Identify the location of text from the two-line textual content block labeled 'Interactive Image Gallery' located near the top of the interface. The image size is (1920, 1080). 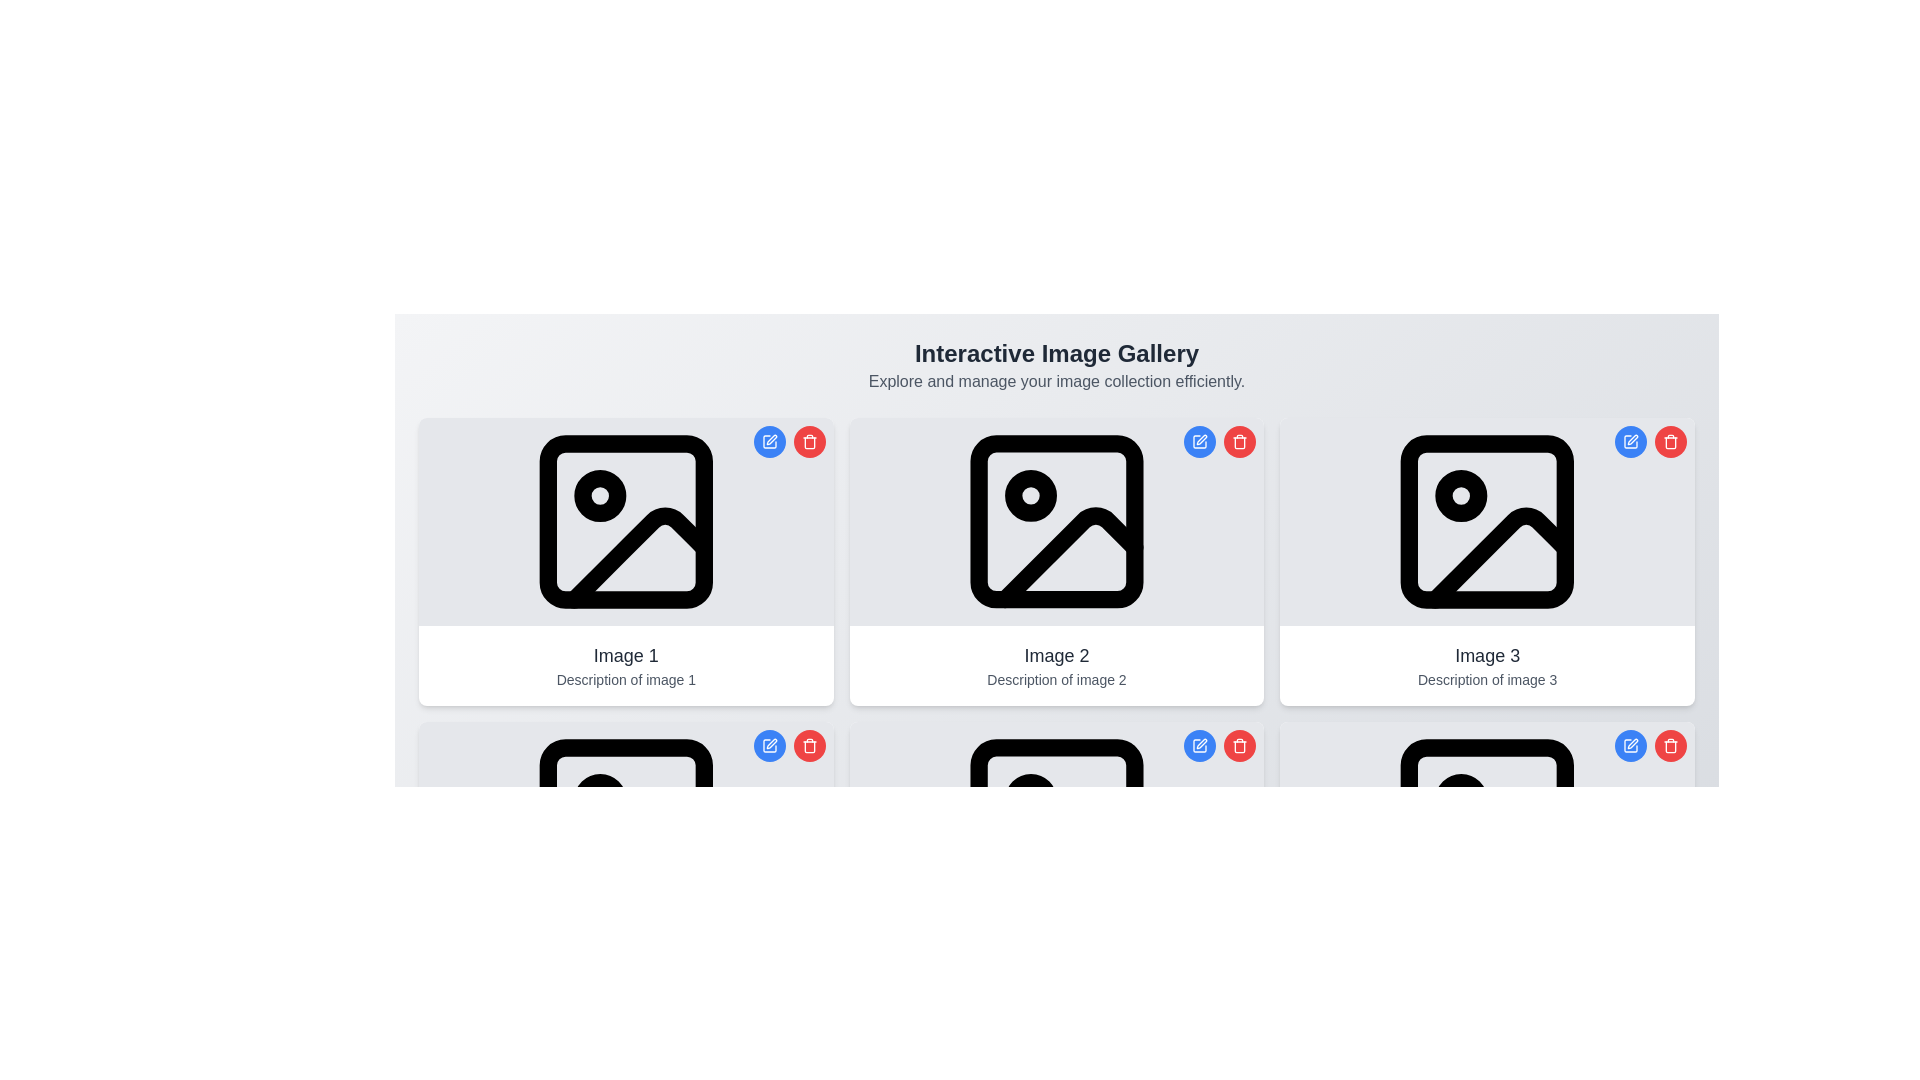
(1055, 366).